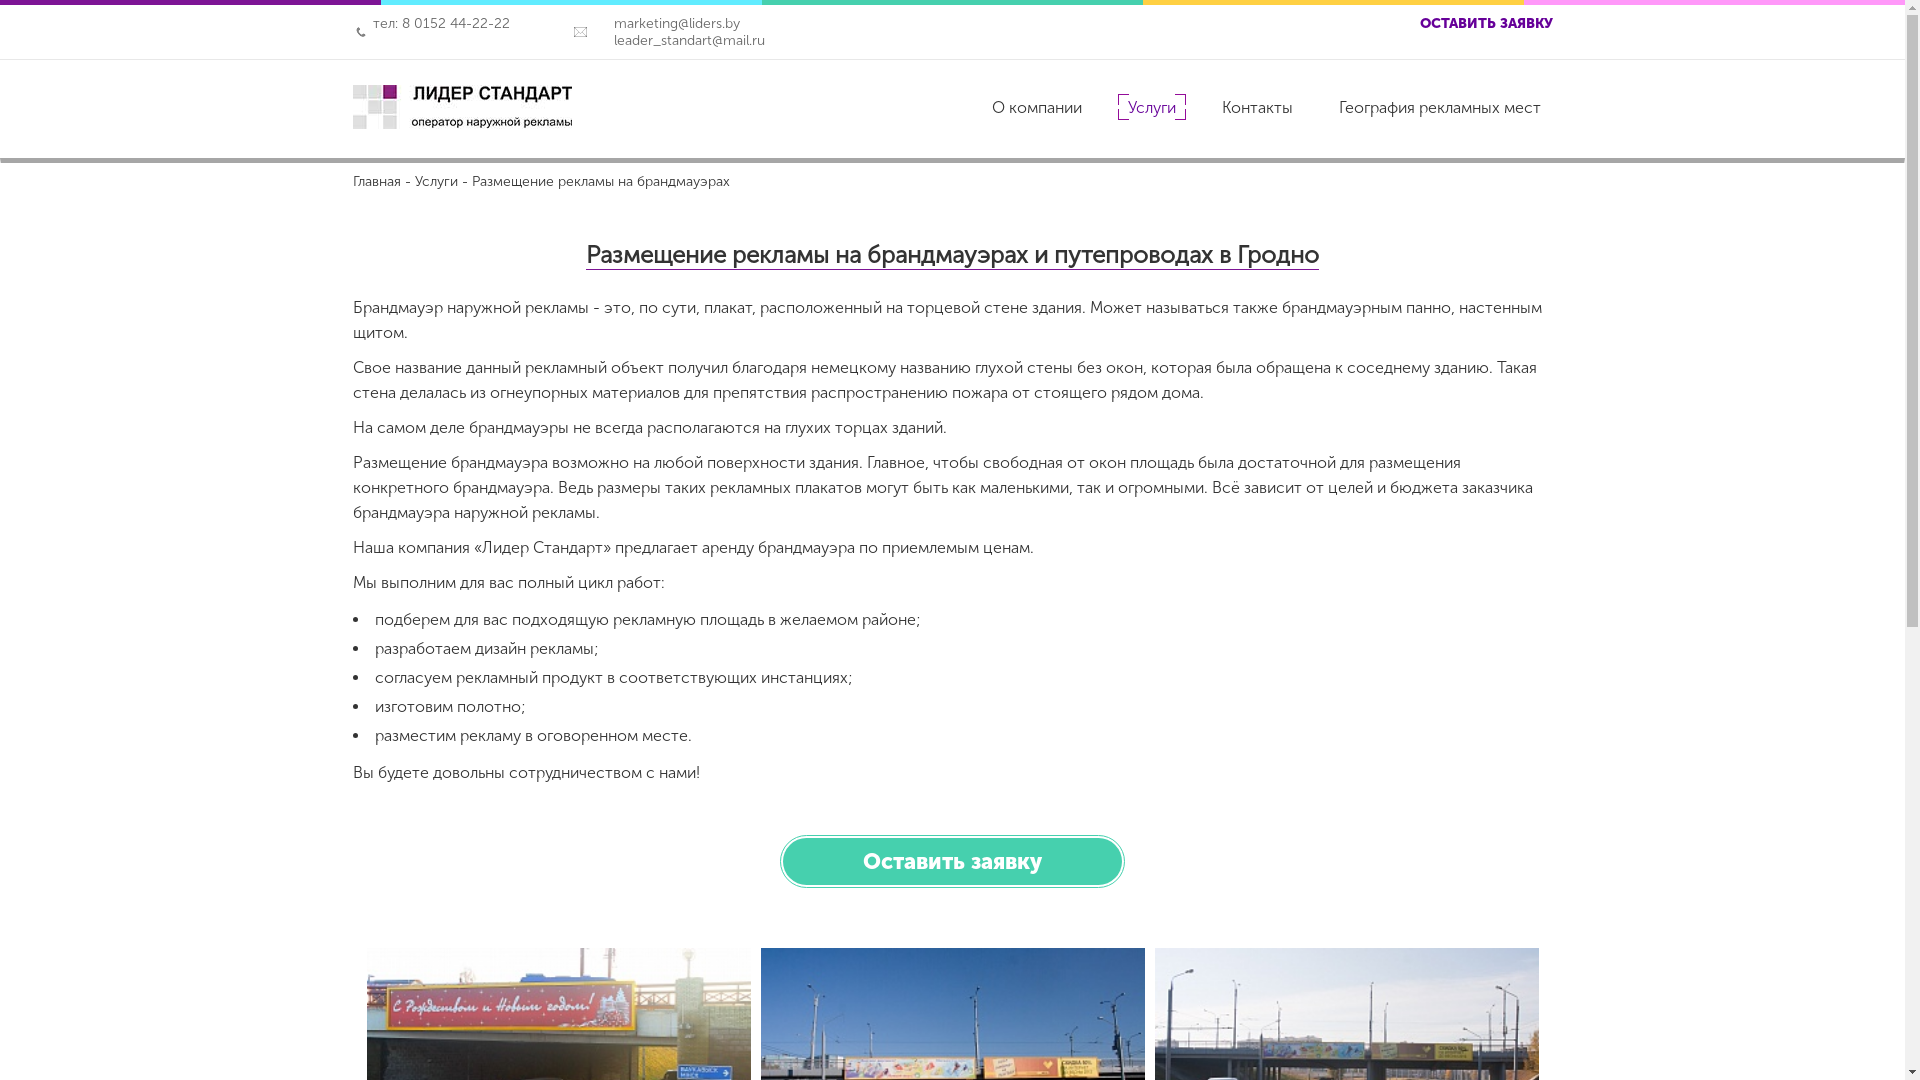  I want to click on 'marketing@liders.by', so click(667, 23).